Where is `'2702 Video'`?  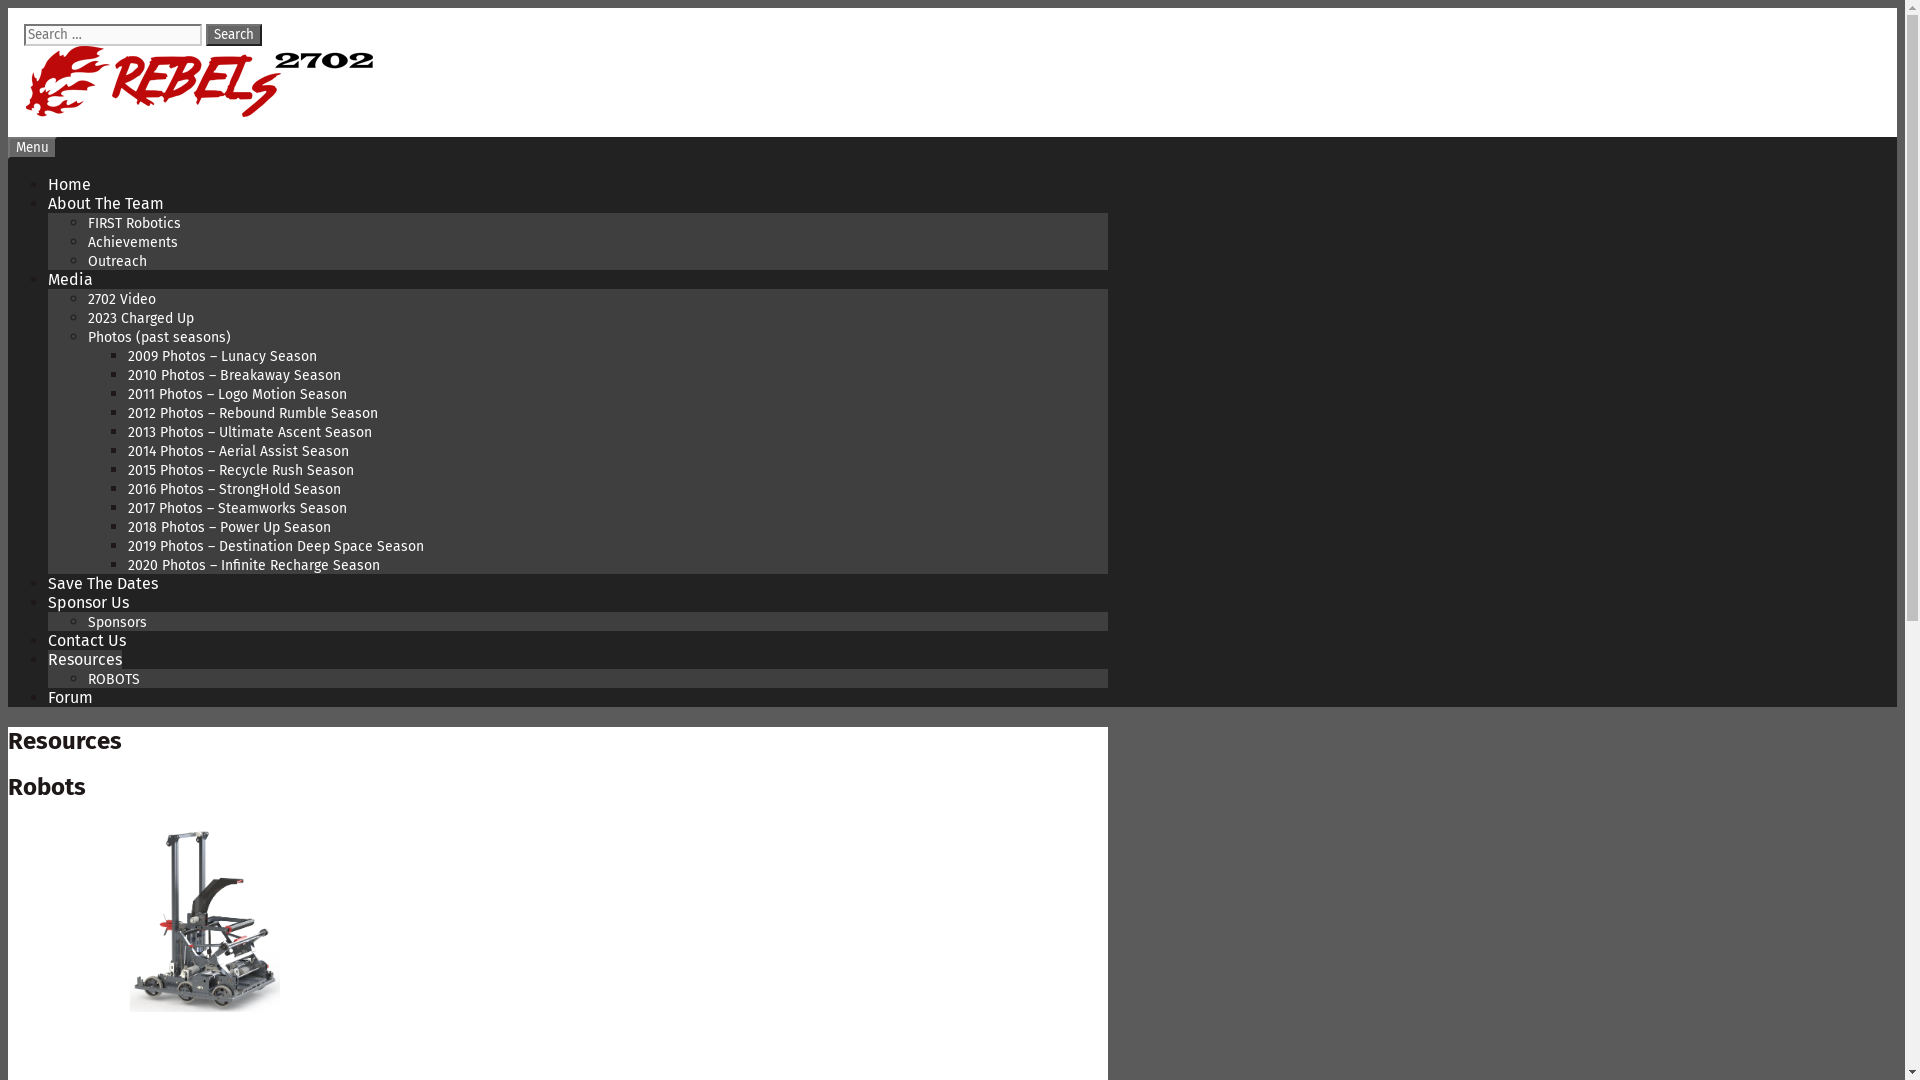
'2702 Video' is located at coordinates (120, 299).